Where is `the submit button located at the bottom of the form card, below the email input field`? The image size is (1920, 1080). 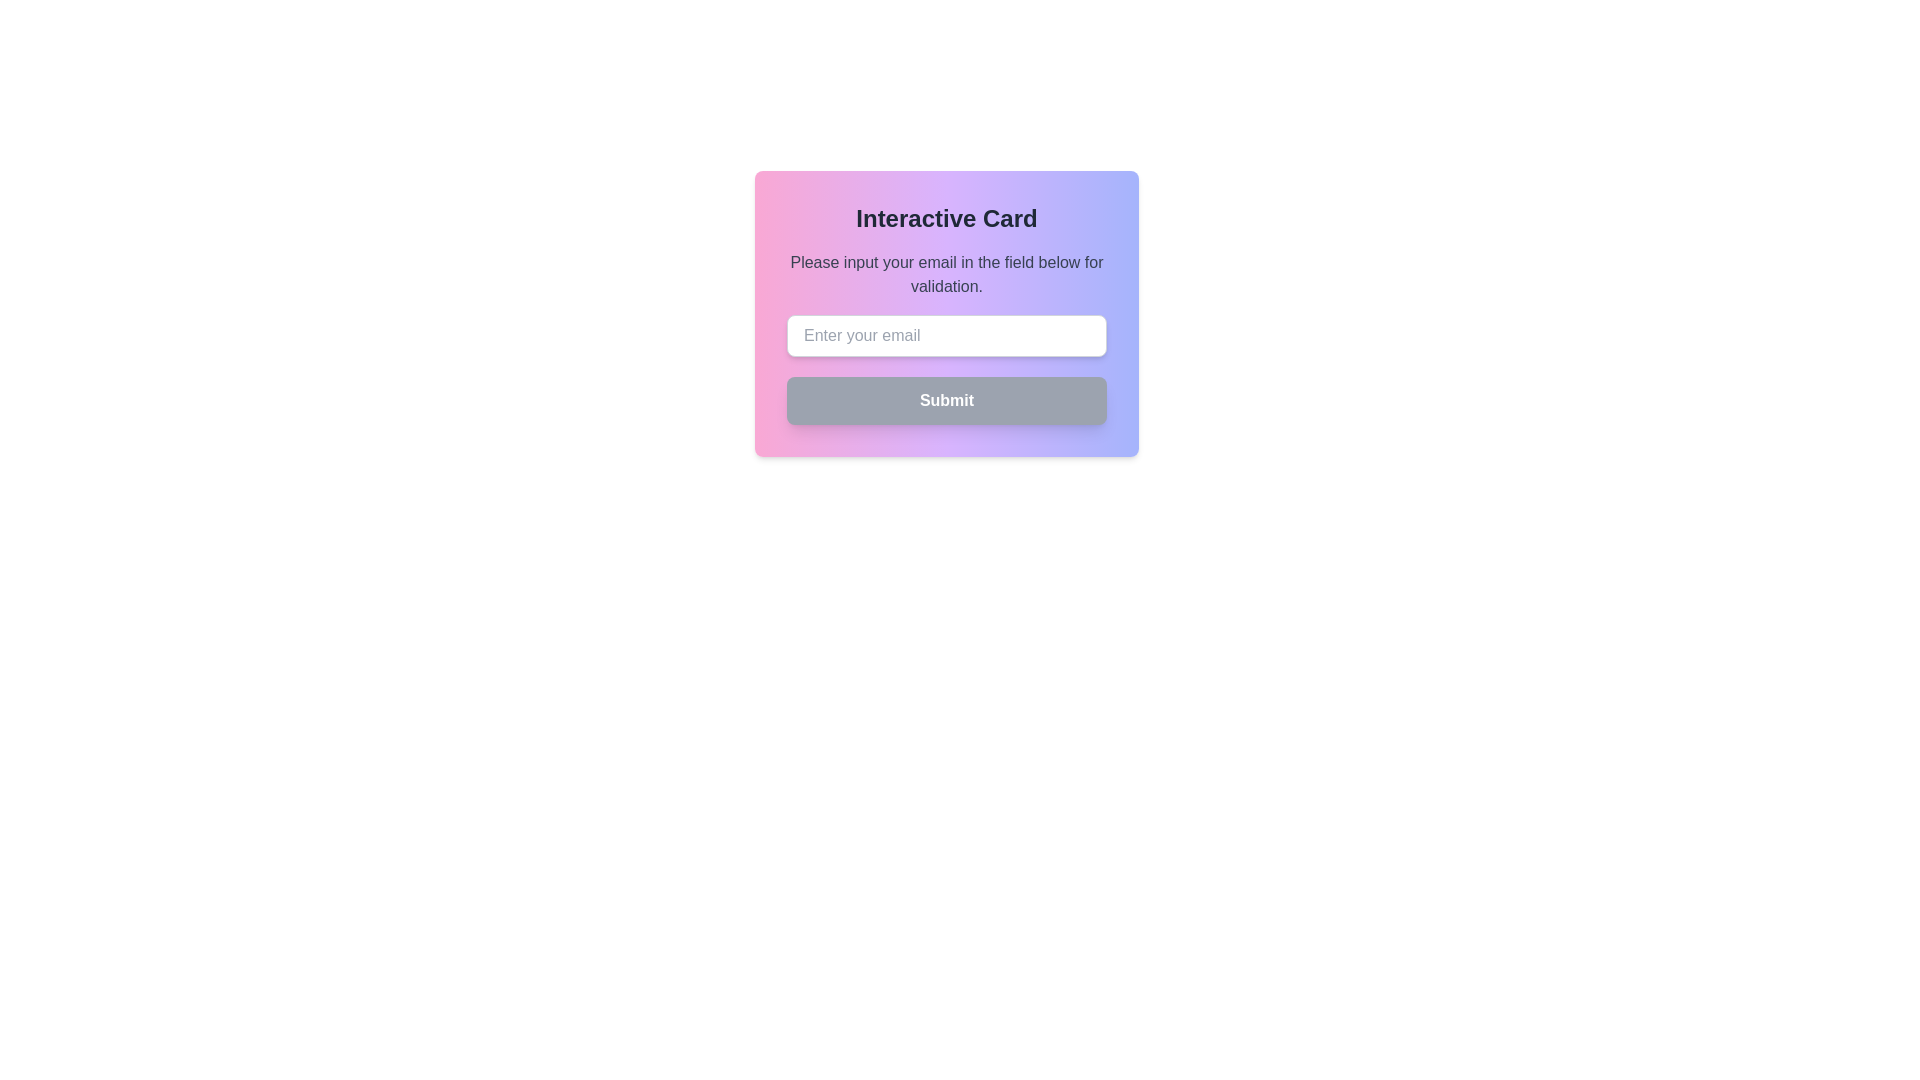 the submit button located at the bottom of the form card, below the email input field is located at coordinates (945, 401).